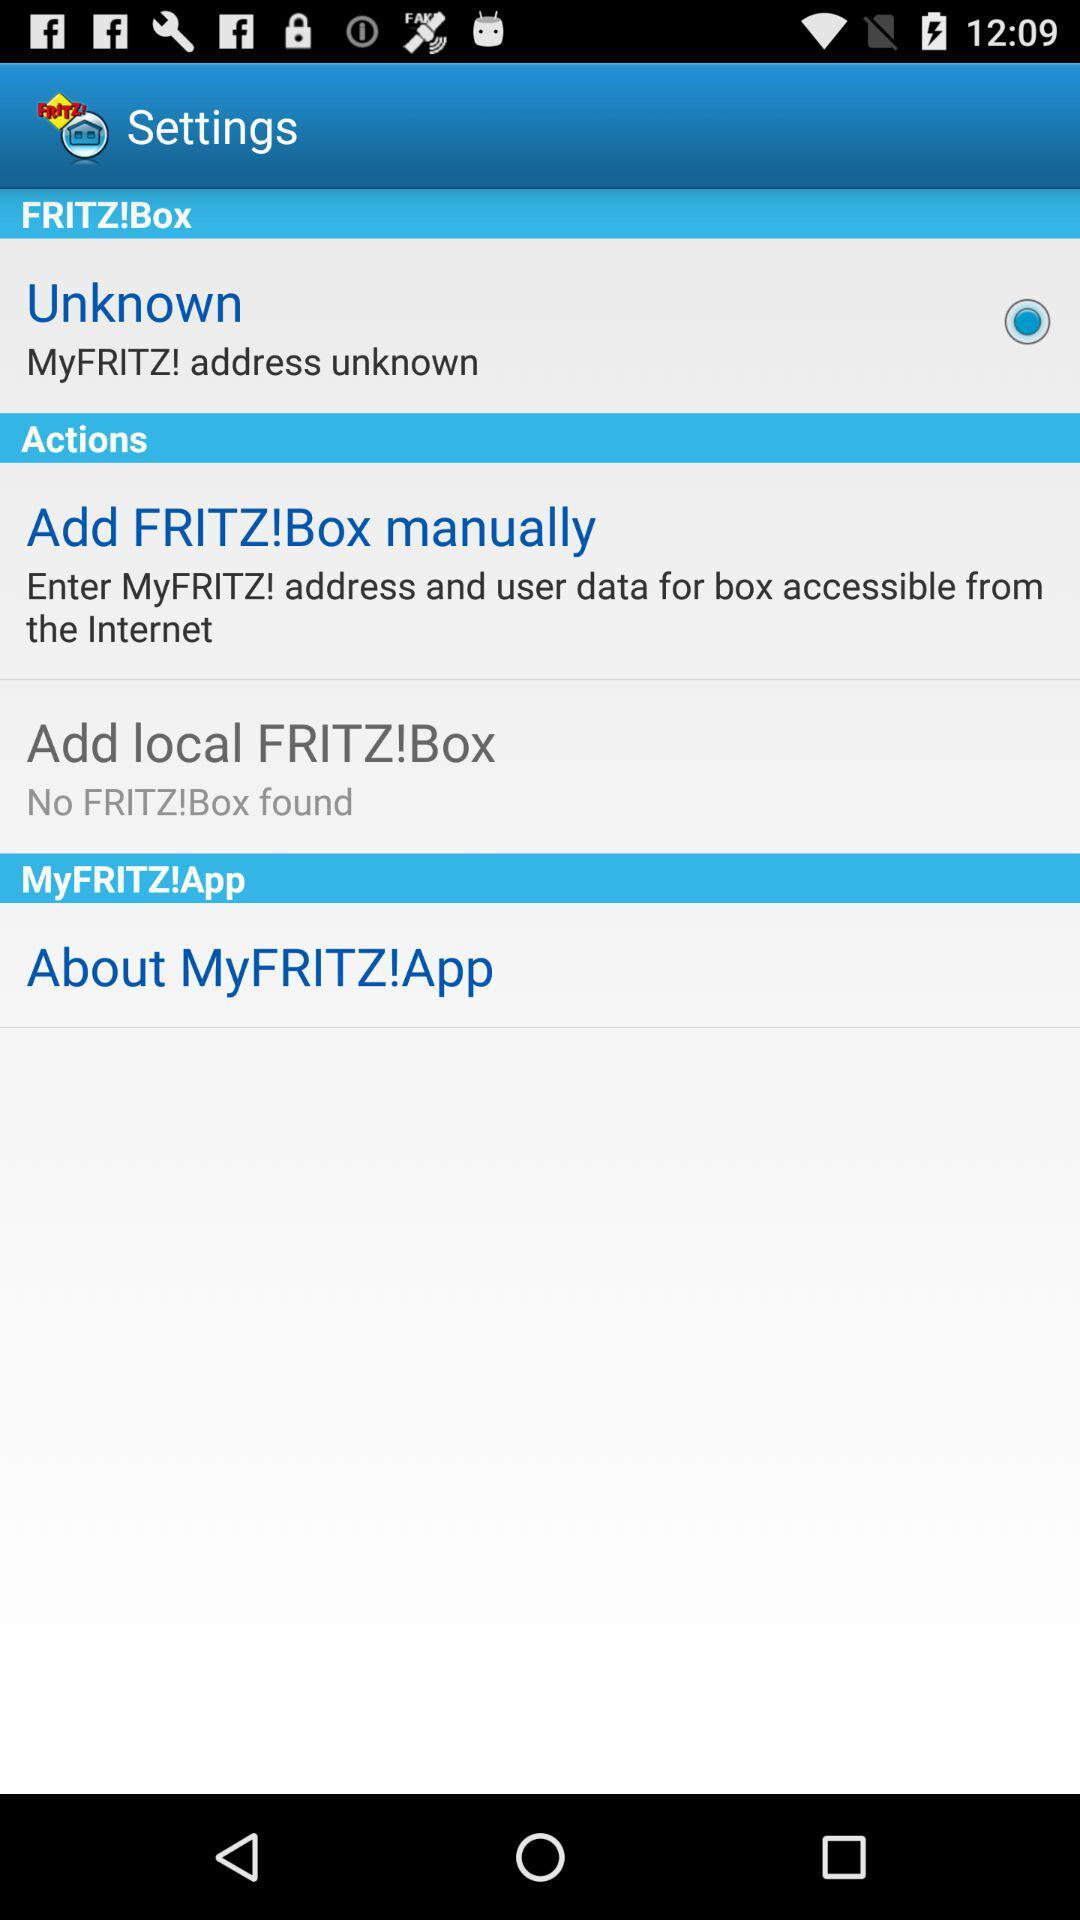  I want to click on icon above the add fritz box app, so click(540, 436).